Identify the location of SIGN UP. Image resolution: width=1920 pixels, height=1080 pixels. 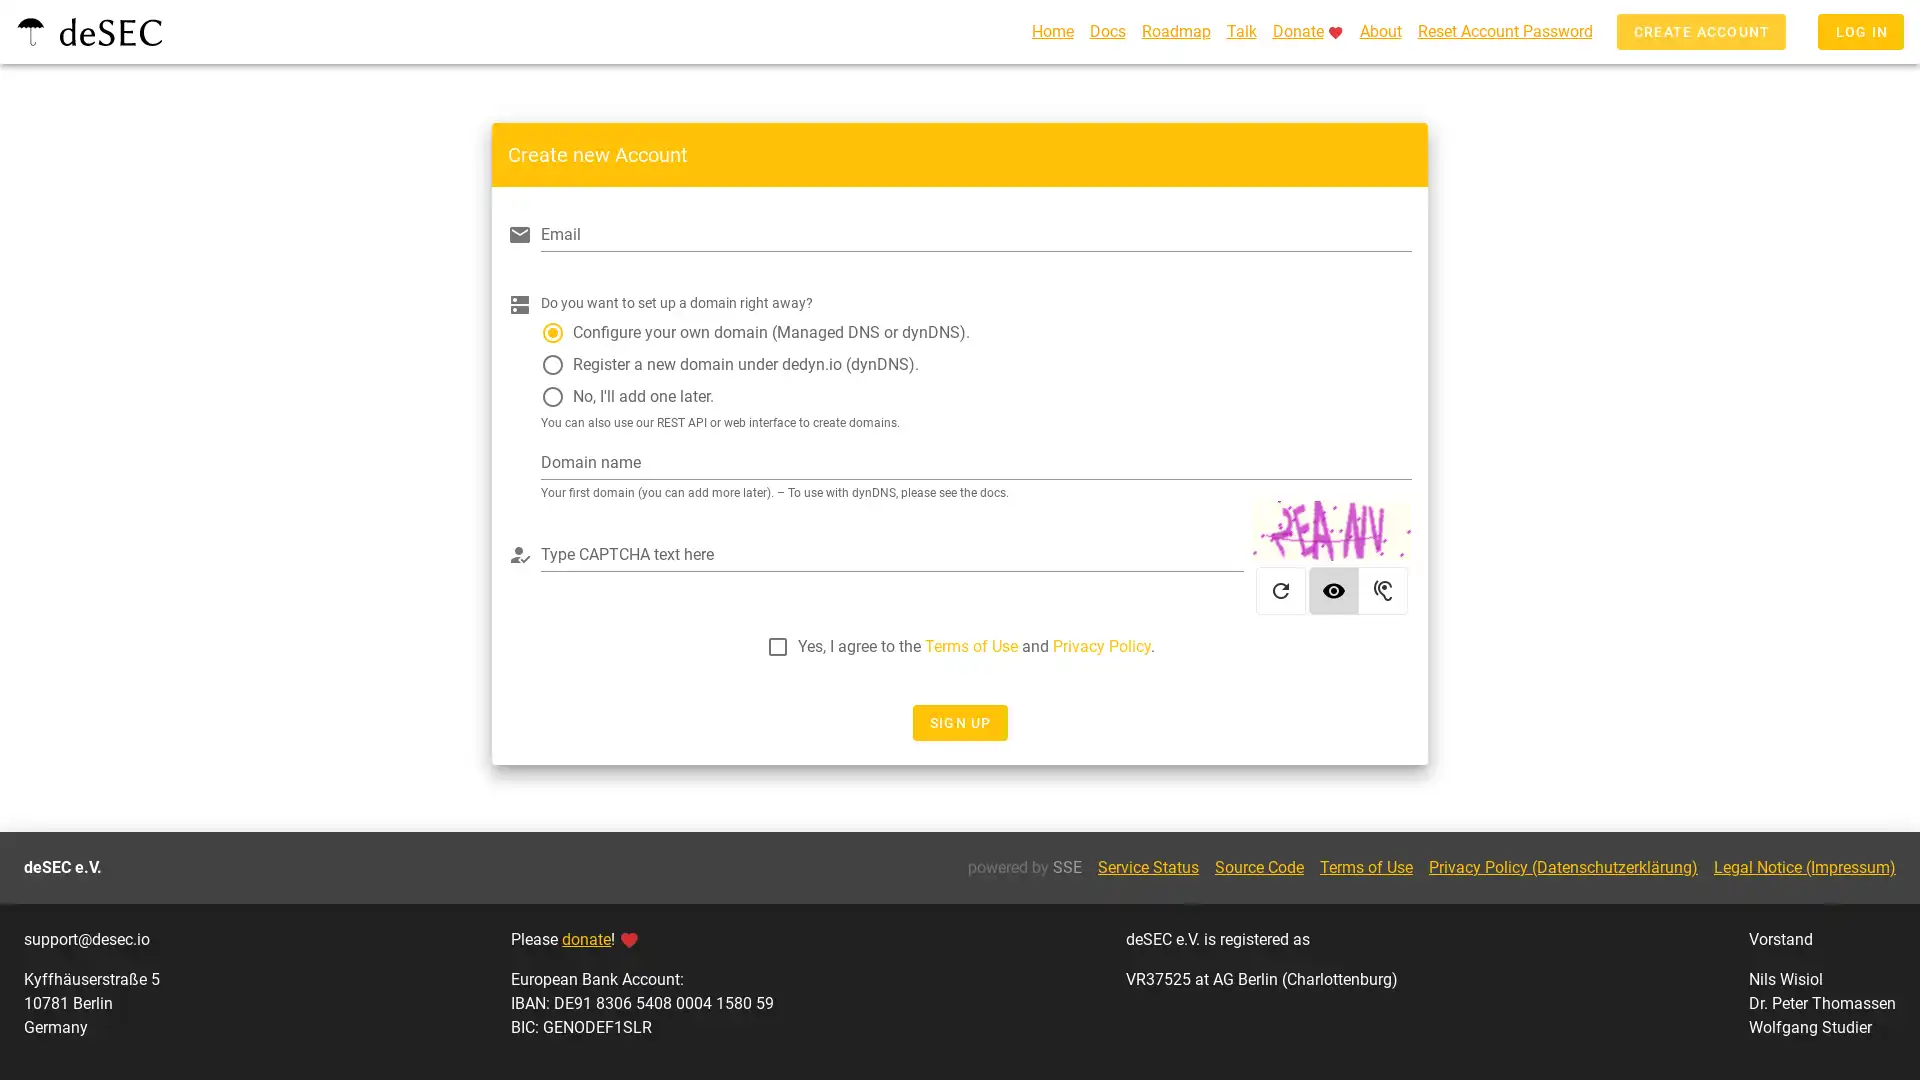
(958, 726).